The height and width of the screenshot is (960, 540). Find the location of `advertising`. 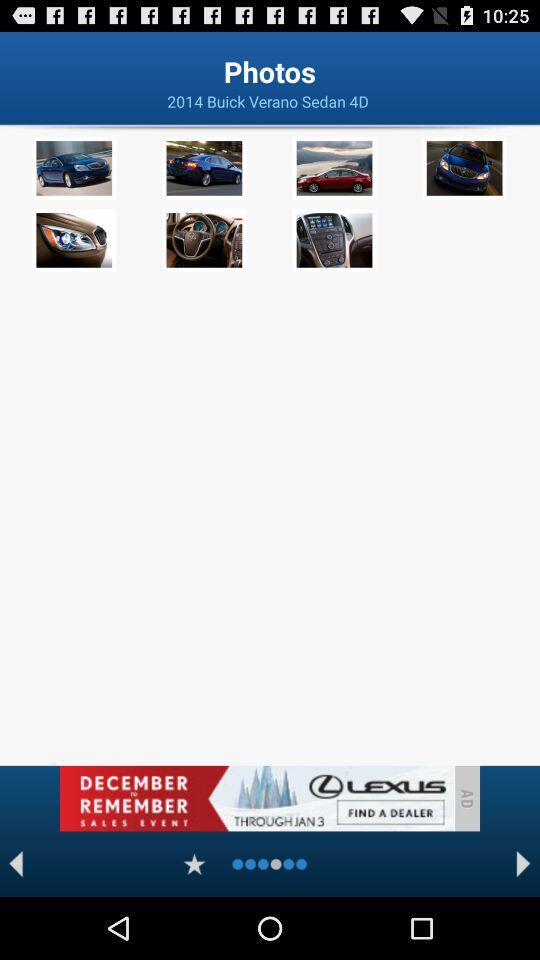

advertising is located at coordinates (256, 798).